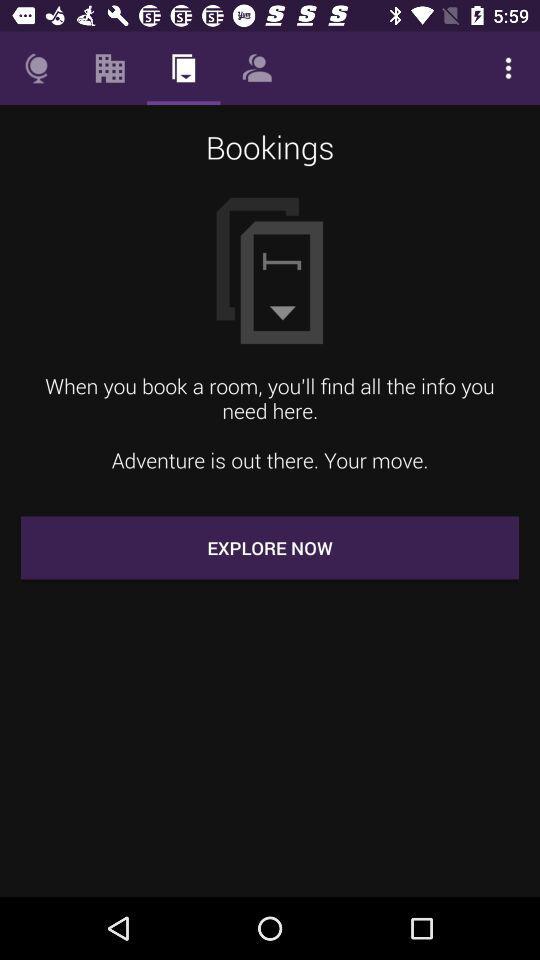  I want to click on the item below the when you book item, so click(270, 547).